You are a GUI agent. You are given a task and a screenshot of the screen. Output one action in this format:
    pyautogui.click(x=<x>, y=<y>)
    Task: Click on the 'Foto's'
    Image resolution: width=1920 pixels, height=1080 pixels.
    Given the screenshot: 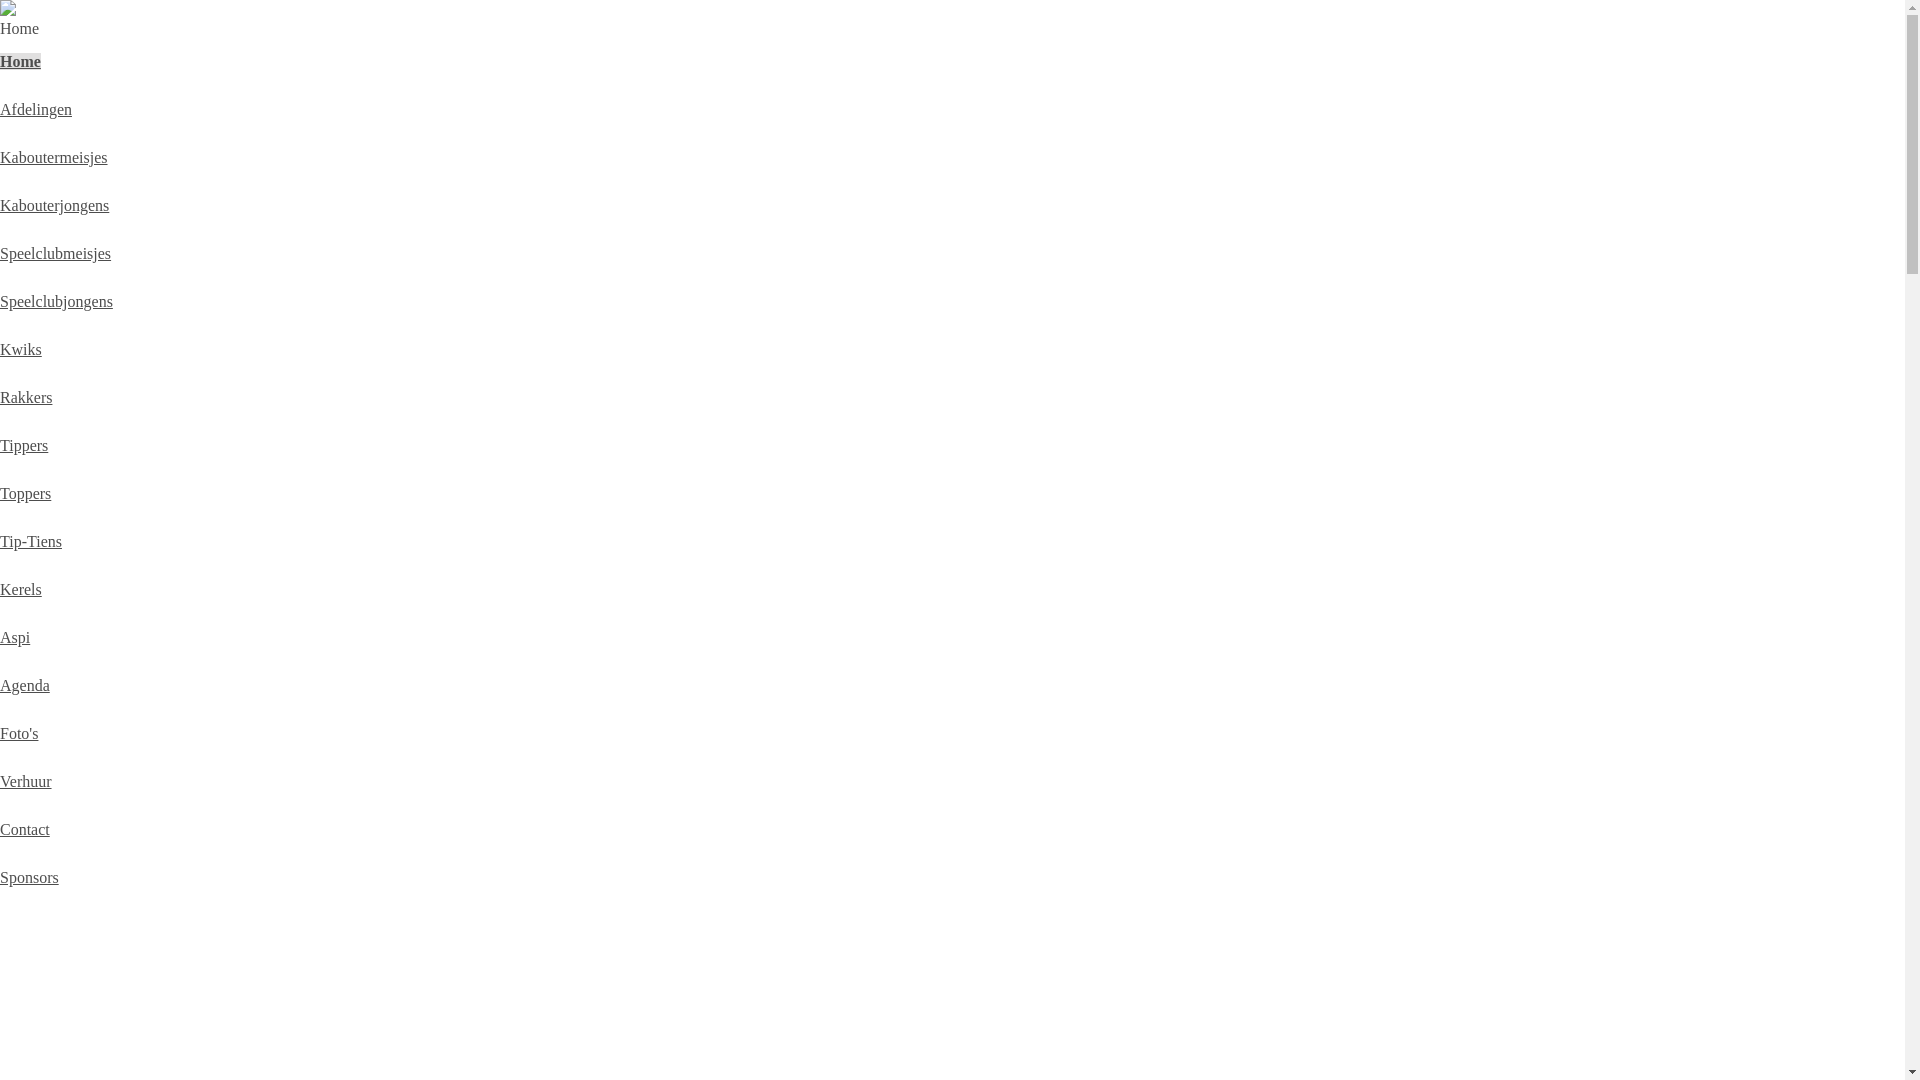 What is the action you would take?
    pyautogui.click(x=19, y=733)
    